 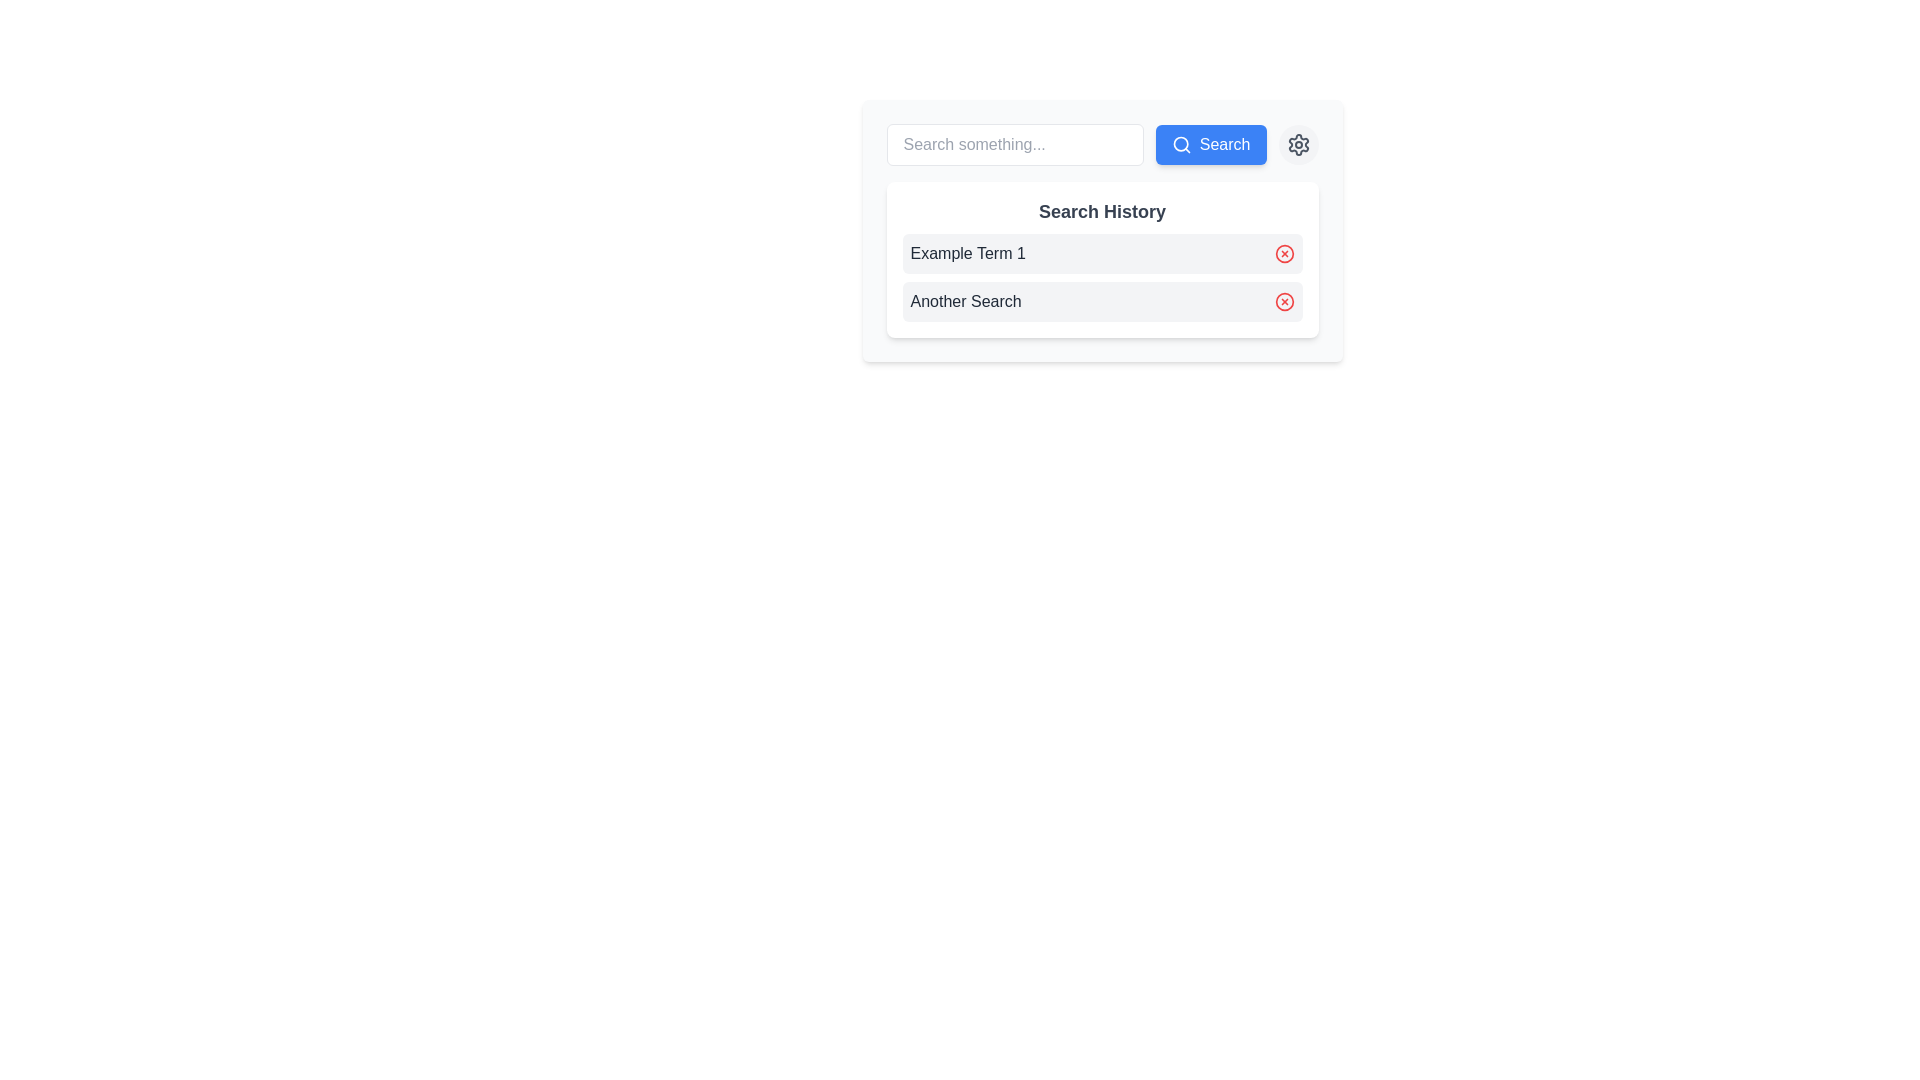 What do you see at coordinates (1223, 144) in the screenshot?
I see `the text label inside the blue button located at the top-right corner of the central panel` at bounding box center [1223, 144].